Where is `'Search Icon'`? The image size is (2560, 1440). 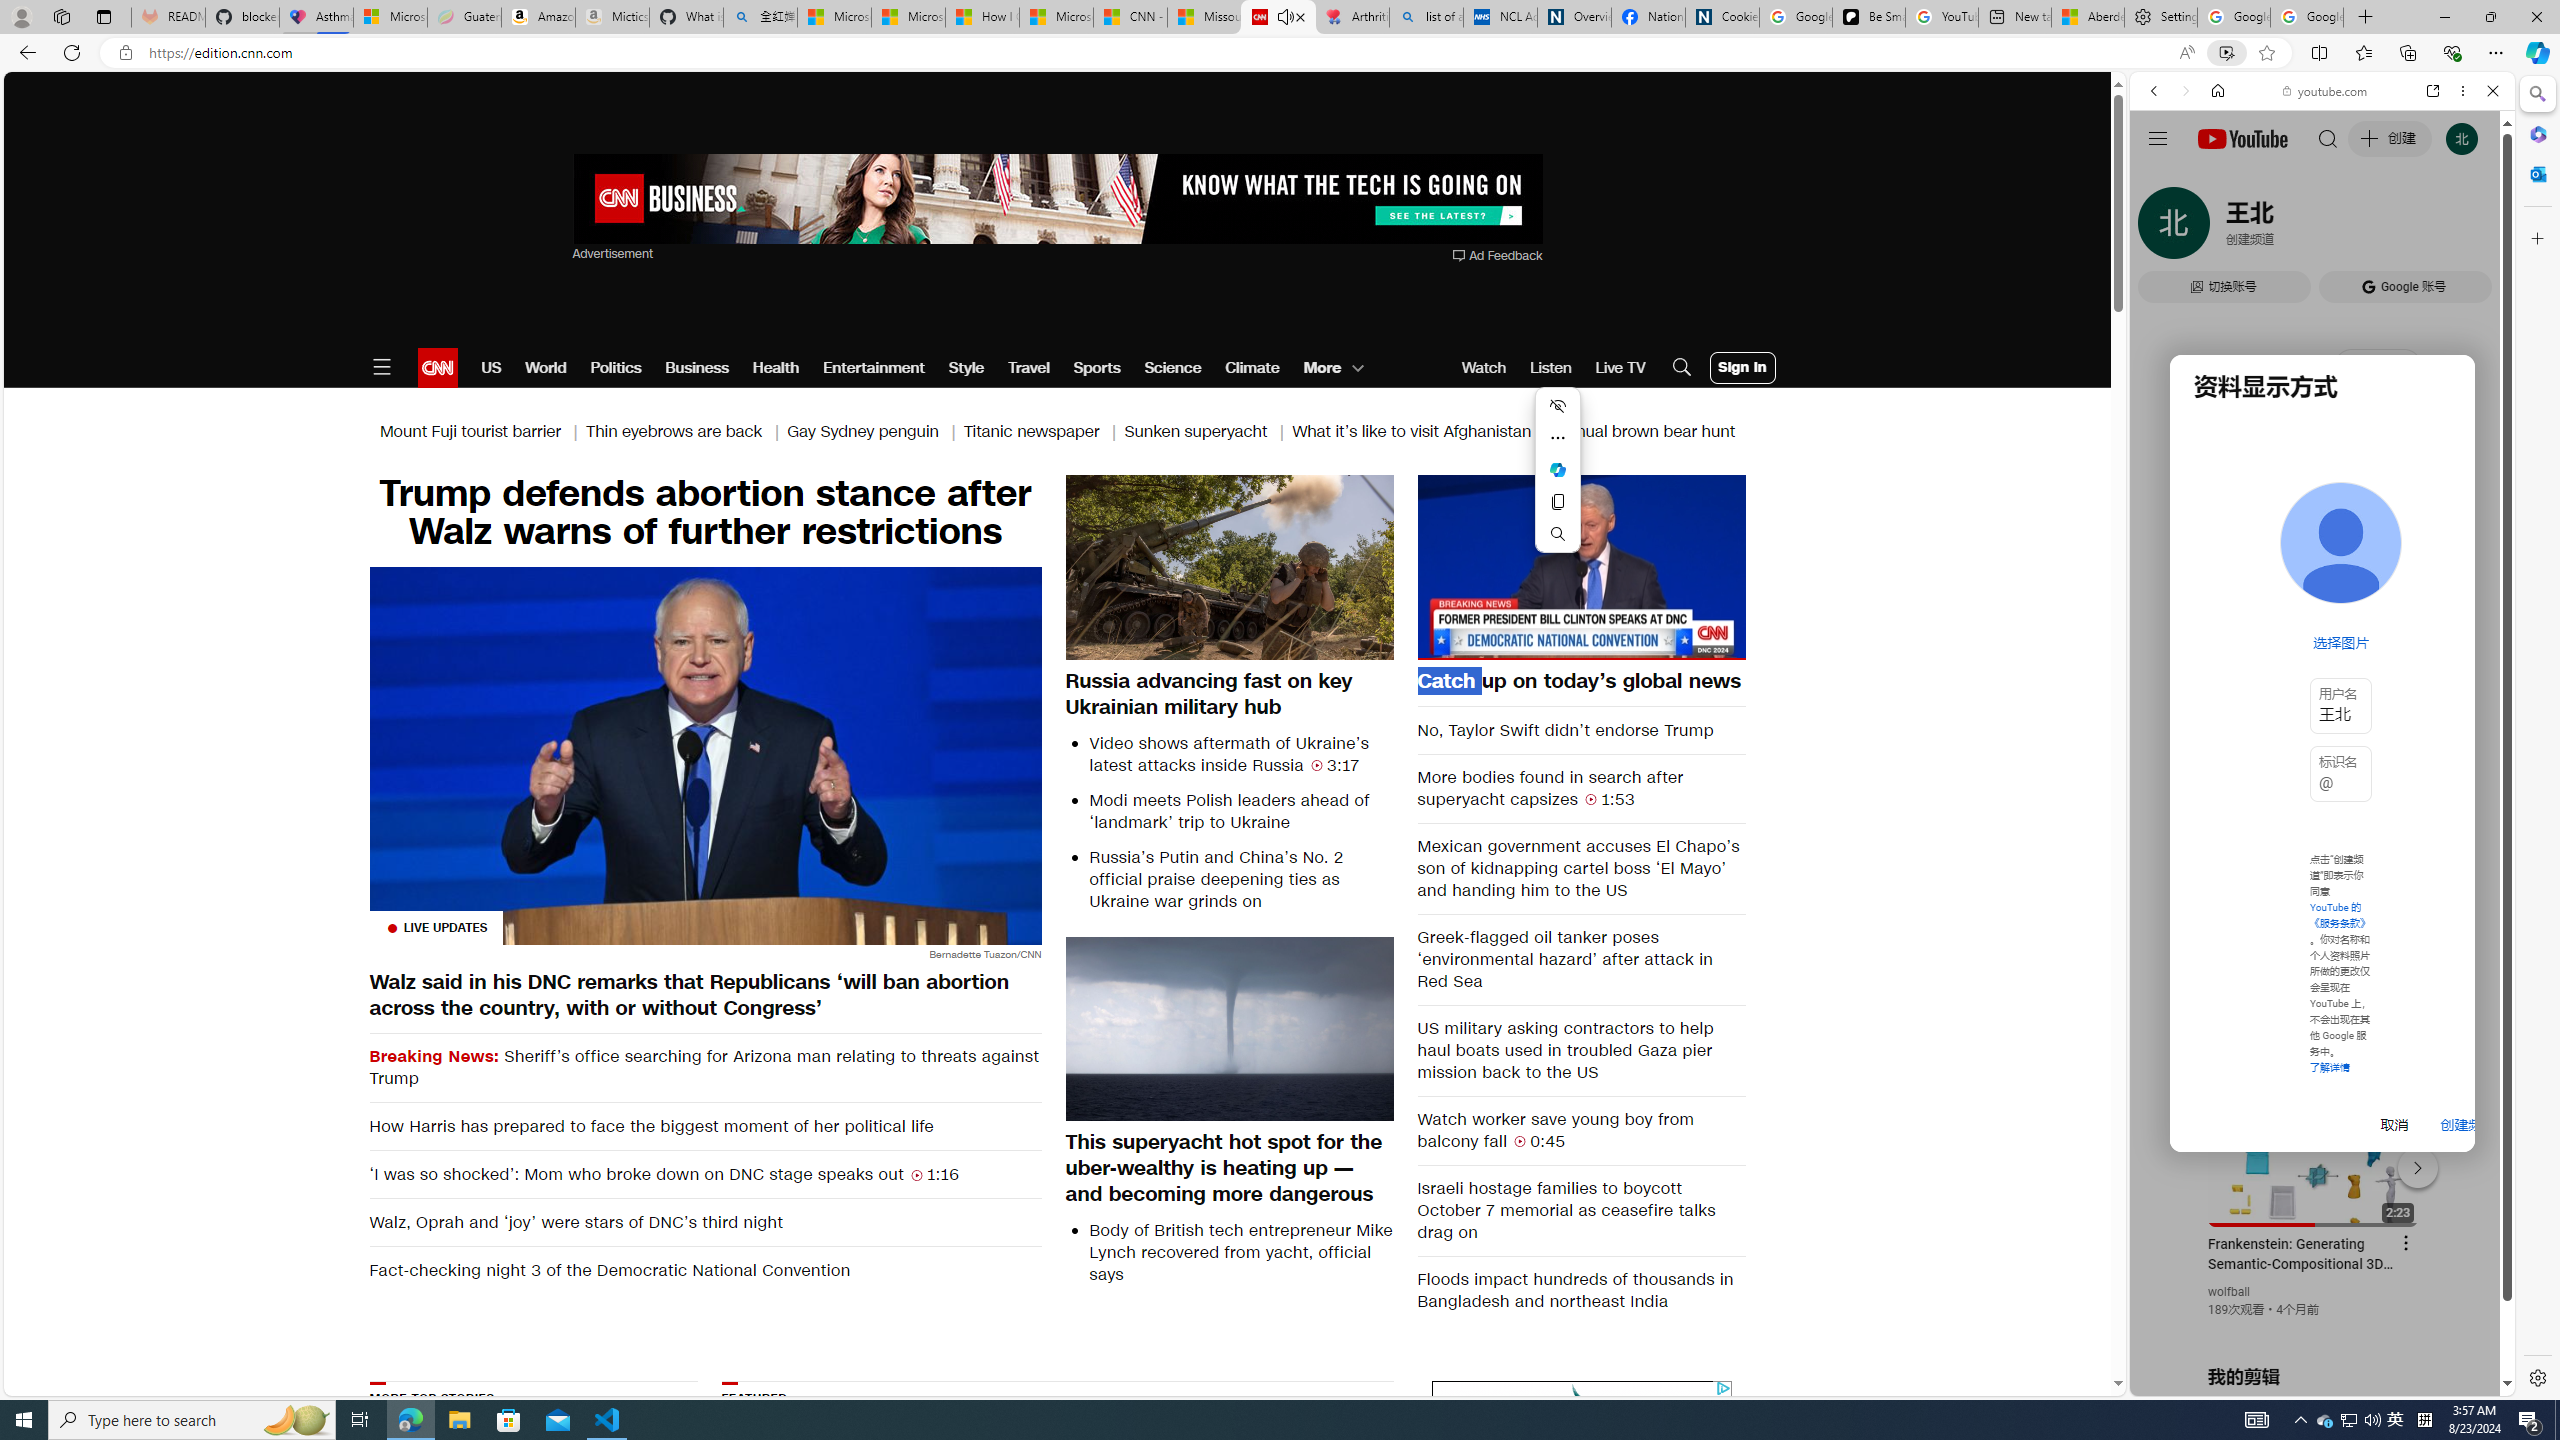
'Search Icon' is located at coordinates (1680, 367).